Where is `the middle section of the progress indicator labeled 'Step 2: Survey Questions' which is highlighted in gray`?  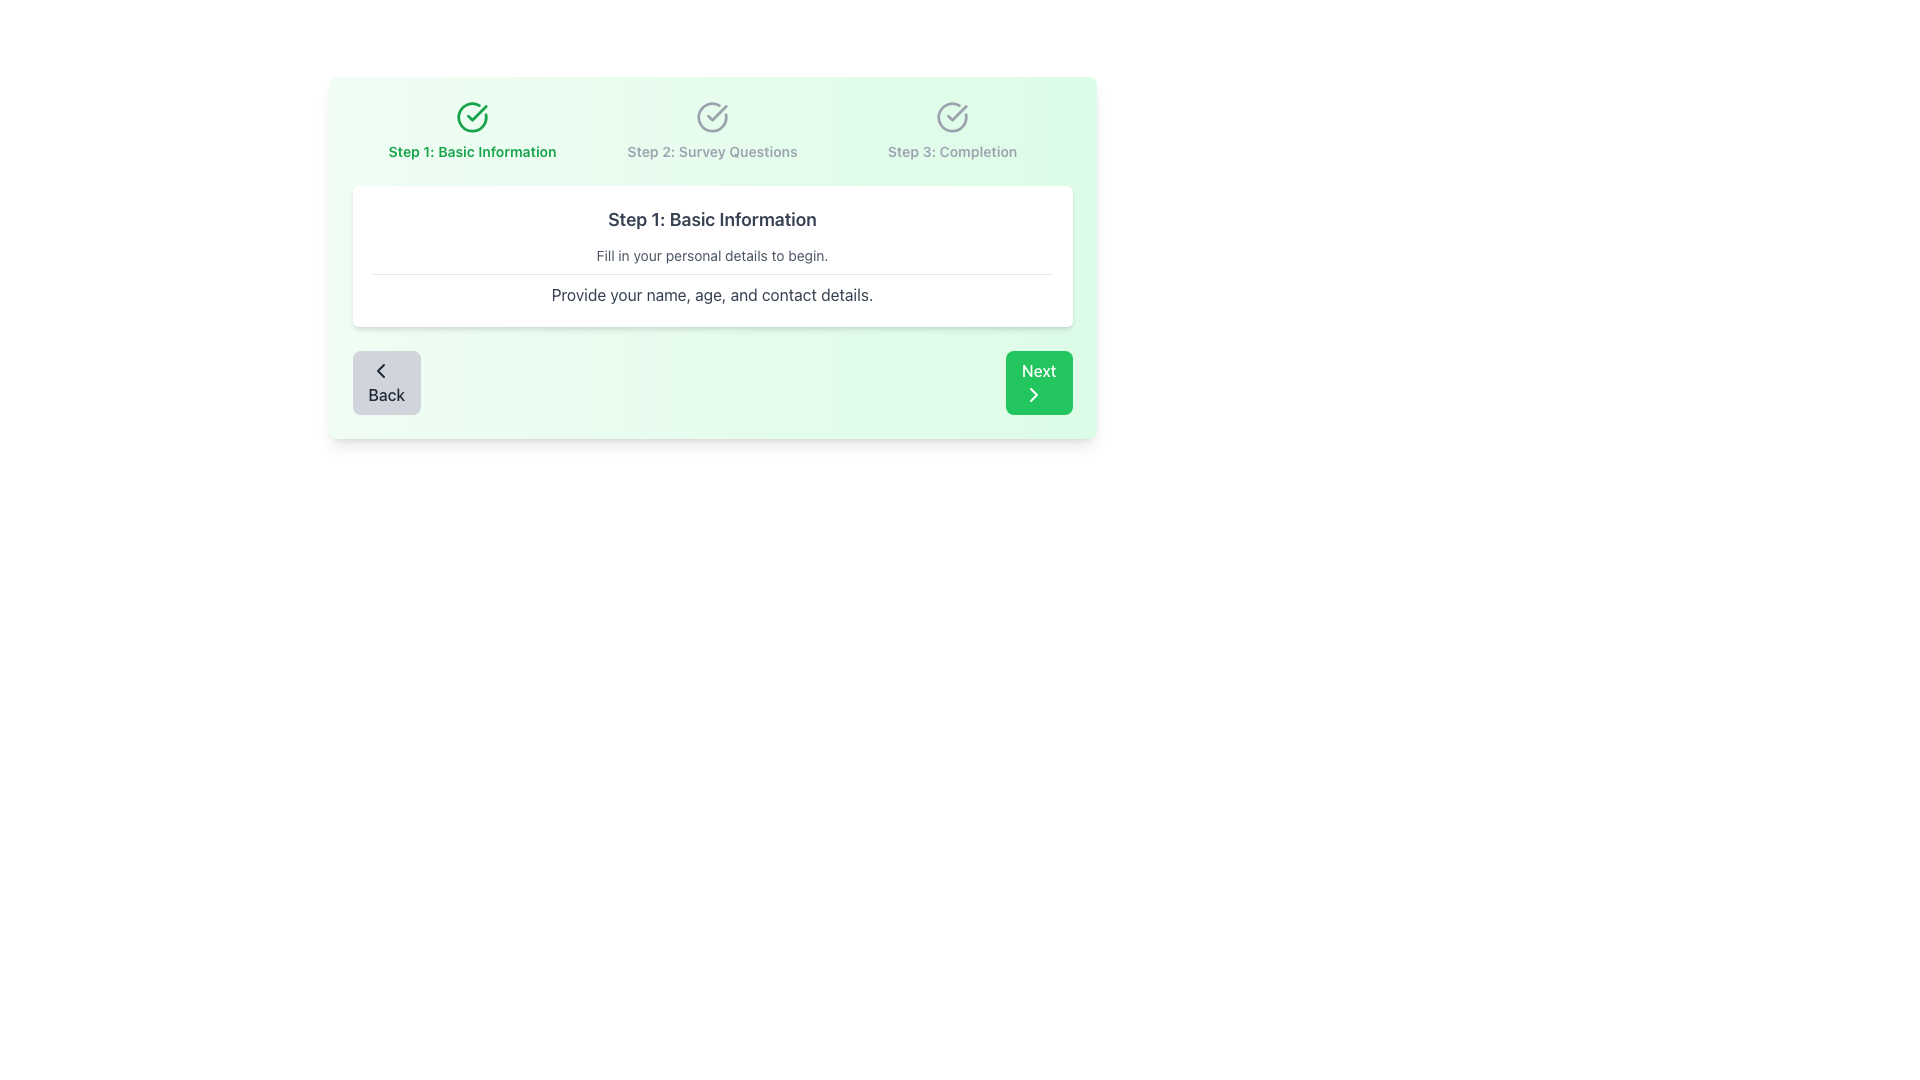 the middle section of the progress indicator labeled 'Step 2: Survey Questions' which is highlighted in gray is located at coordinates (712, 131).